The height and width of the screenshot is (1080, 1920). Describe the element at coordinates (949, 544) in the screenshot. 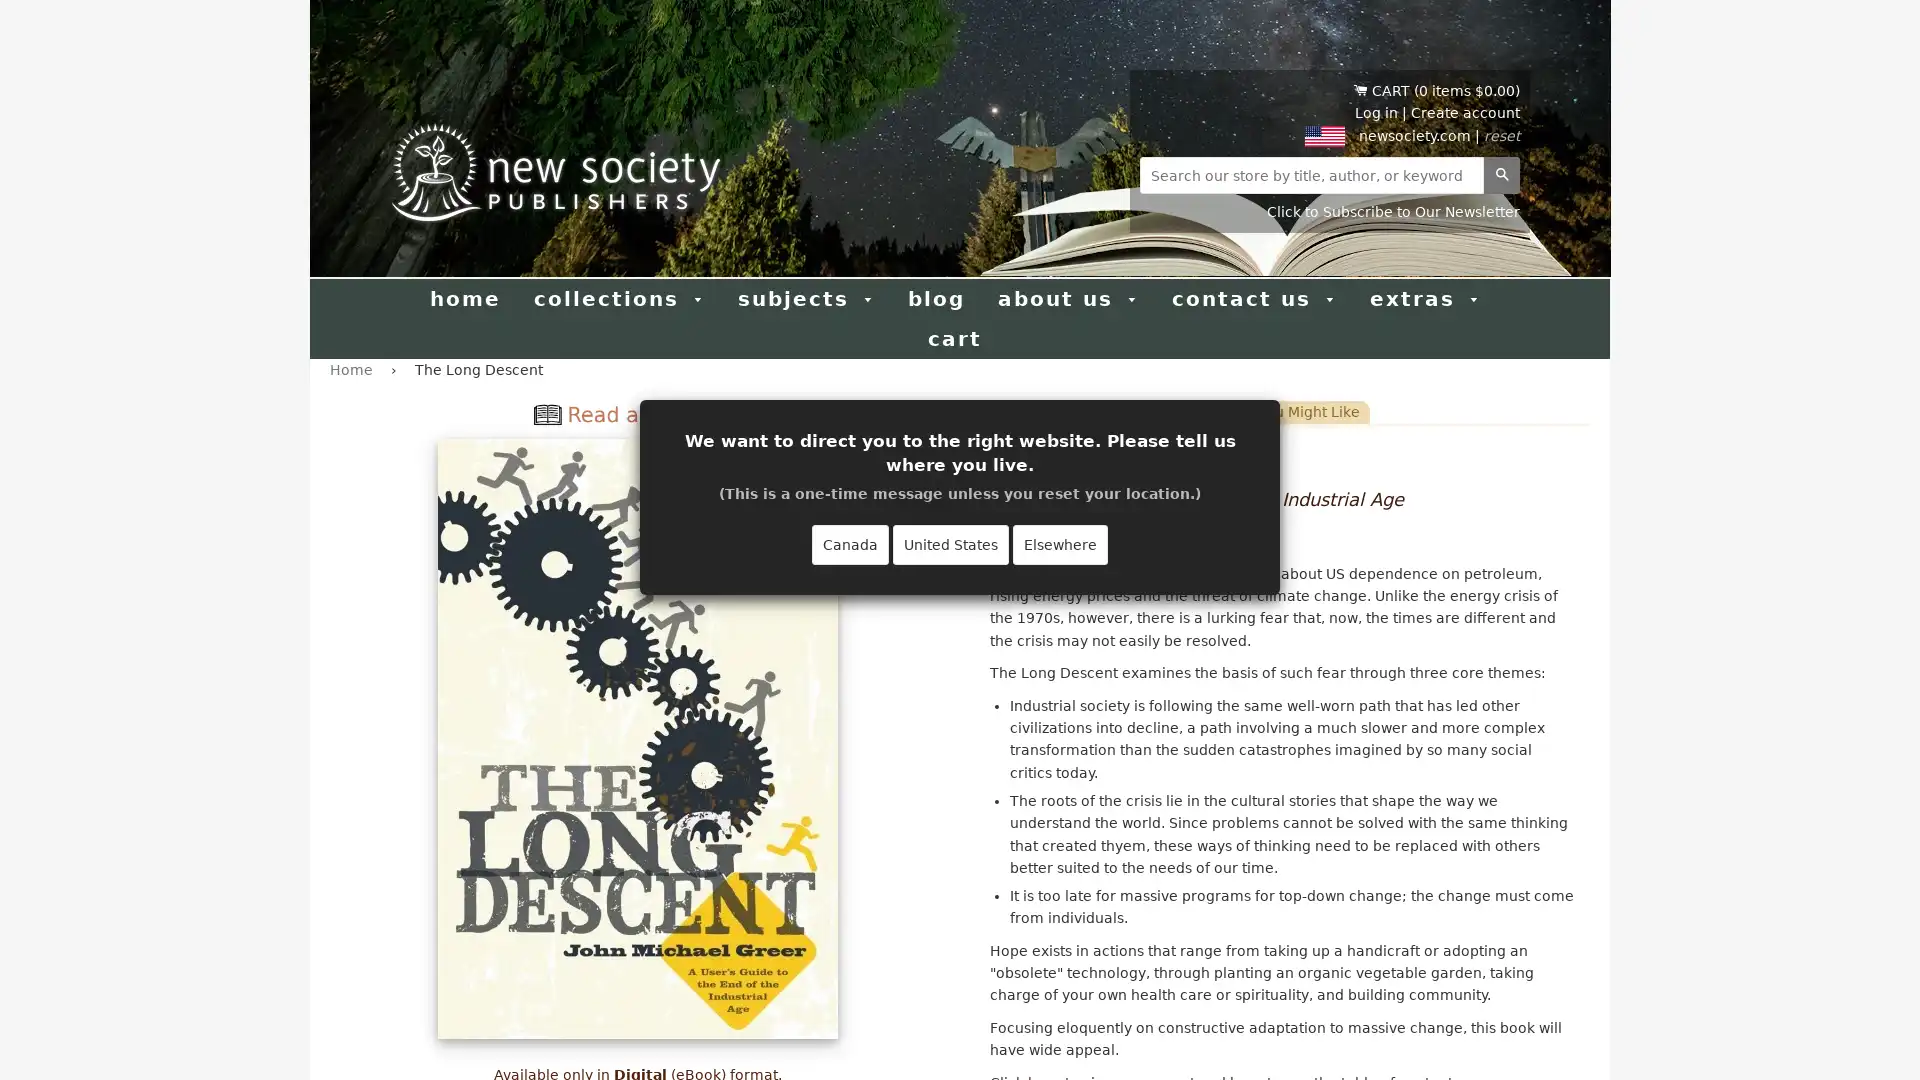

I see `United States` at that location.